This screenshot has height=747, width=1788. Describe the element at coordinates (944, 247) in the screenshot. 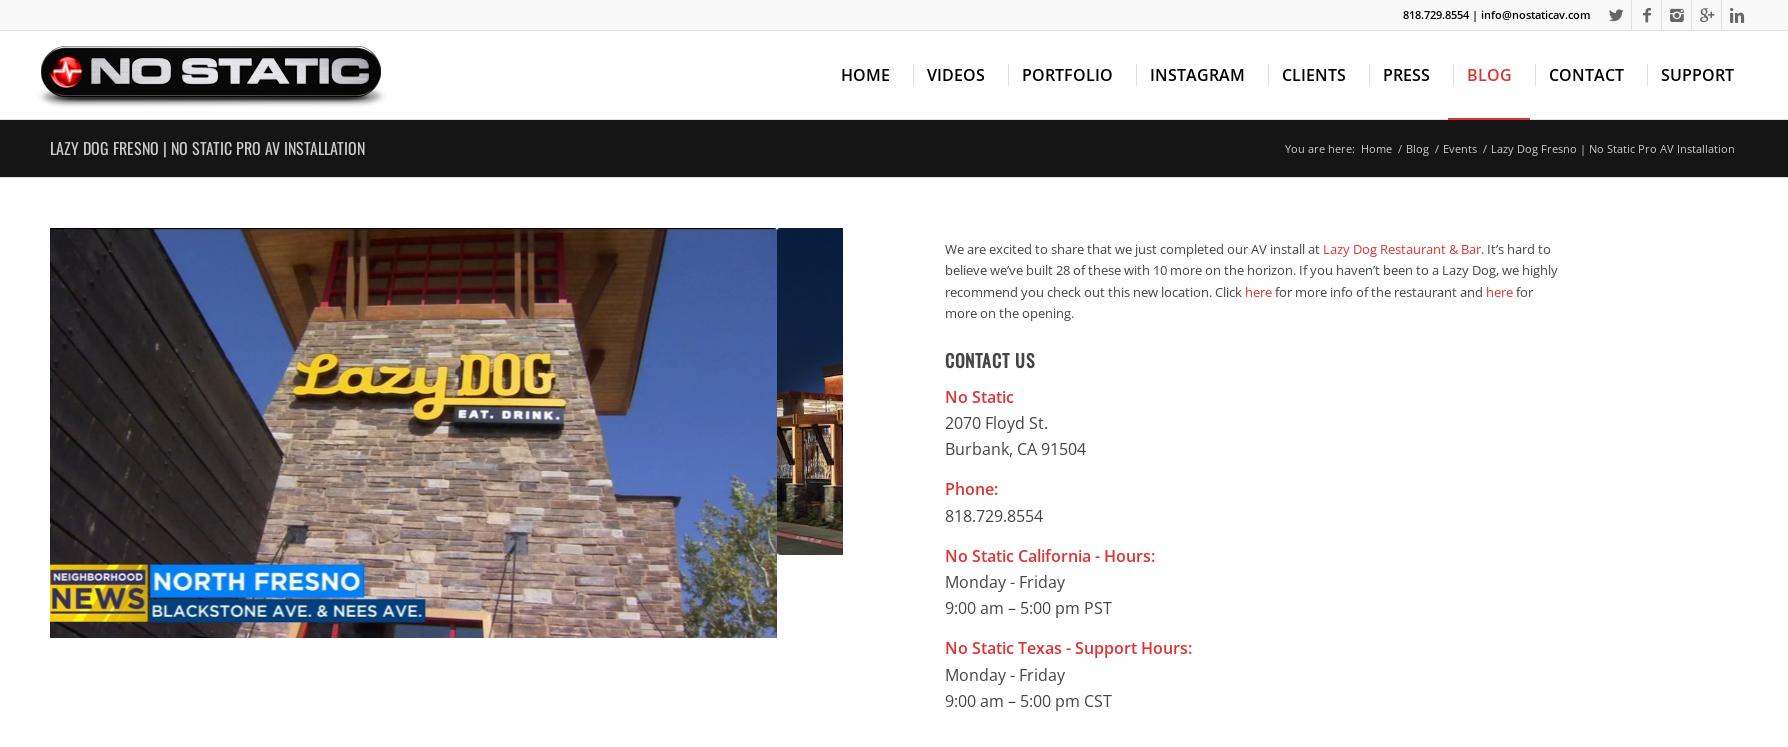

I see `'We are excited to share that we just completed our AV install at'` at that location.